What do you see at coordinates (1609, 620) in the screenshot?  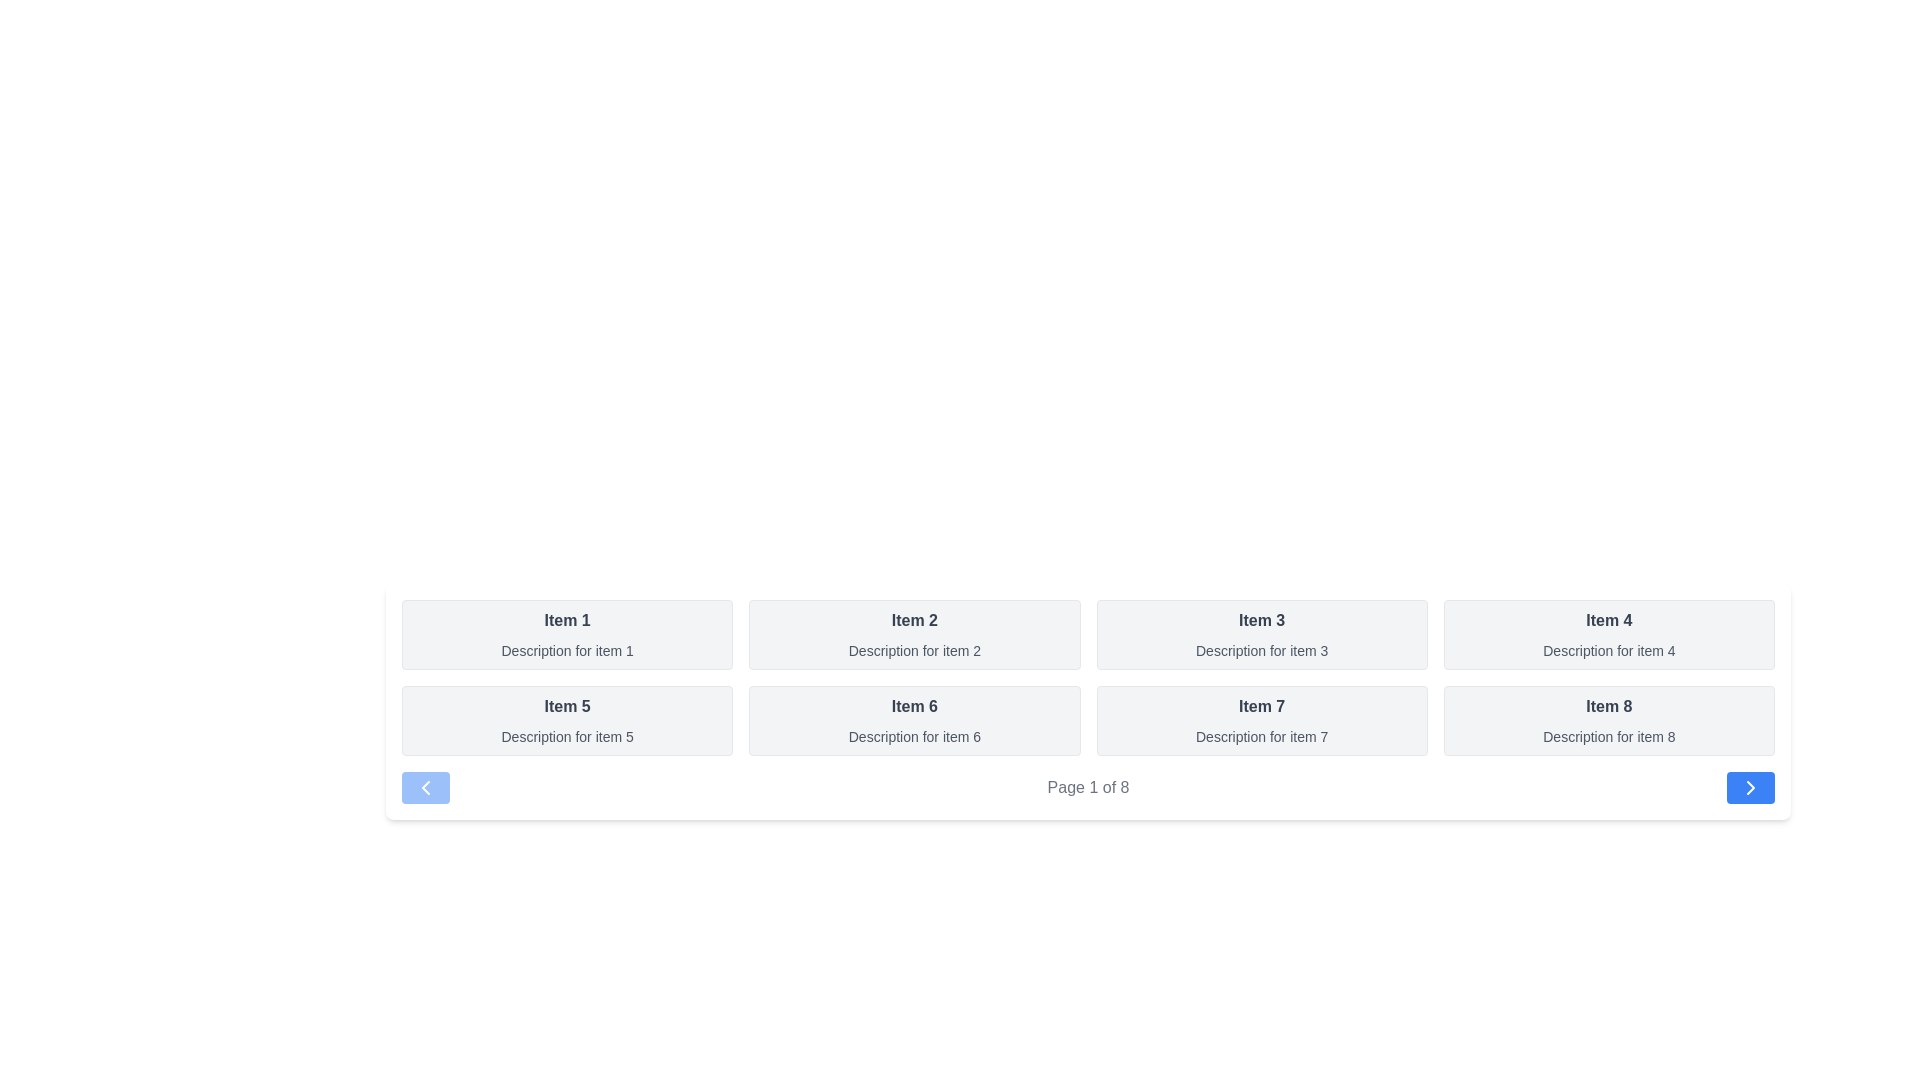 I see `the title text label for the fourth item in the grid, which is positioned above 'Description for item 4' in the top-right portion of the grid` at bounding box center [1609, 620].